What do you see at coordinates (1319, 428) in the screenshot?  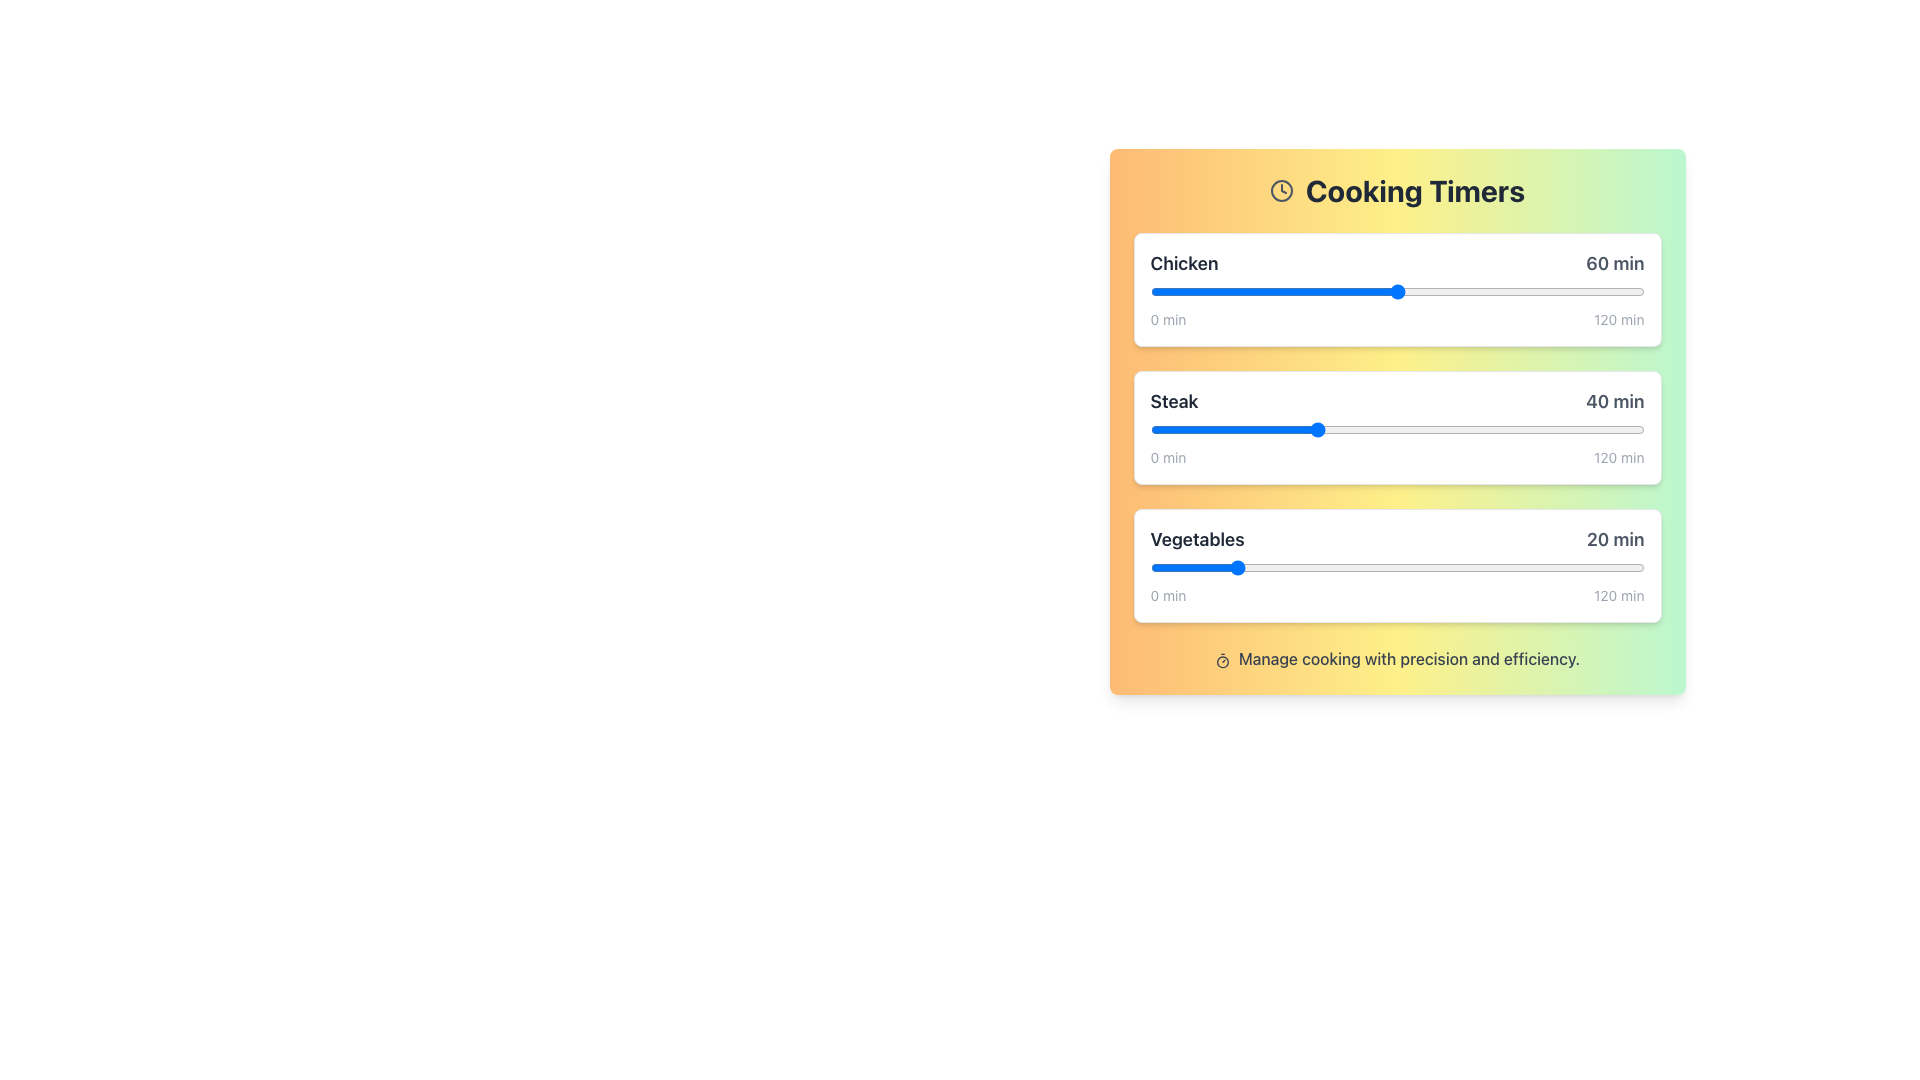 I see `cooking time for steak` at bounding box center [1319, 428].